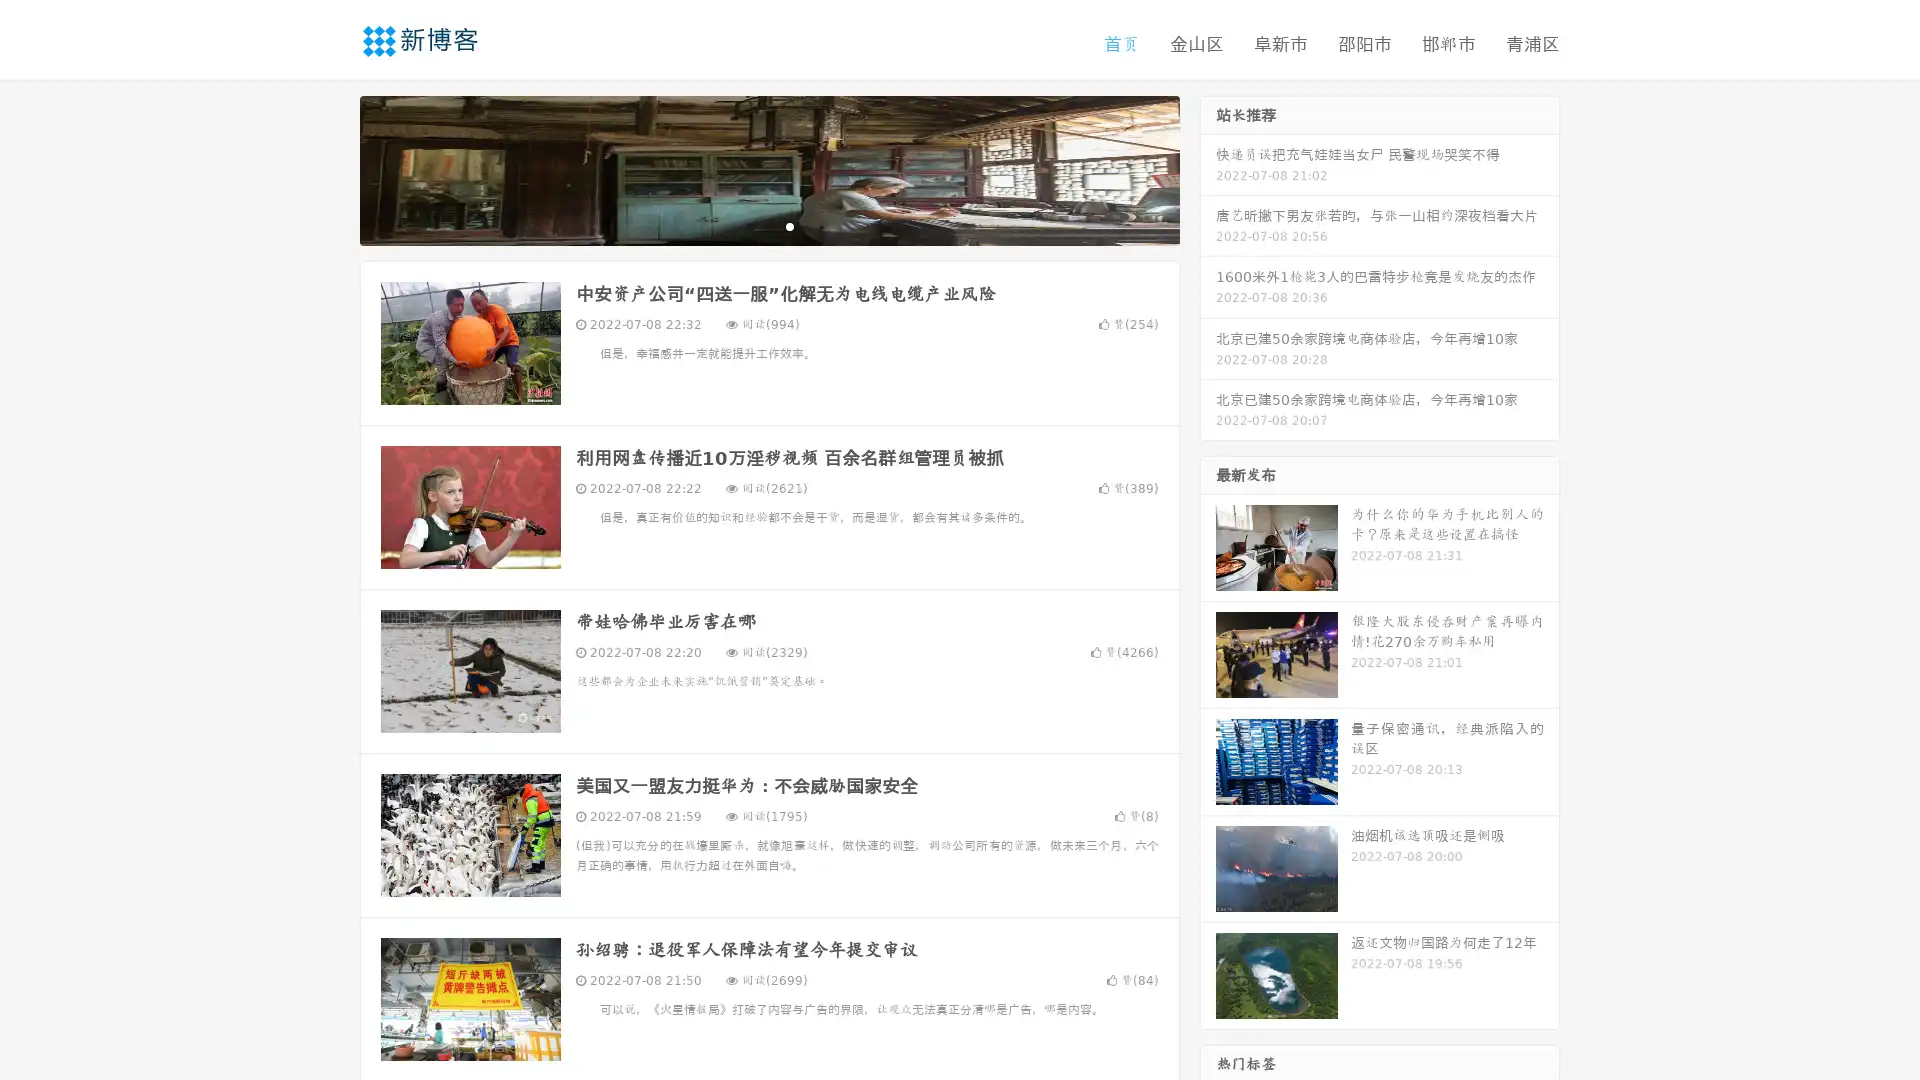 The height and width of the screenshot is (1080, 1920). I want to click on Go to slide 1, so click(748, 225).